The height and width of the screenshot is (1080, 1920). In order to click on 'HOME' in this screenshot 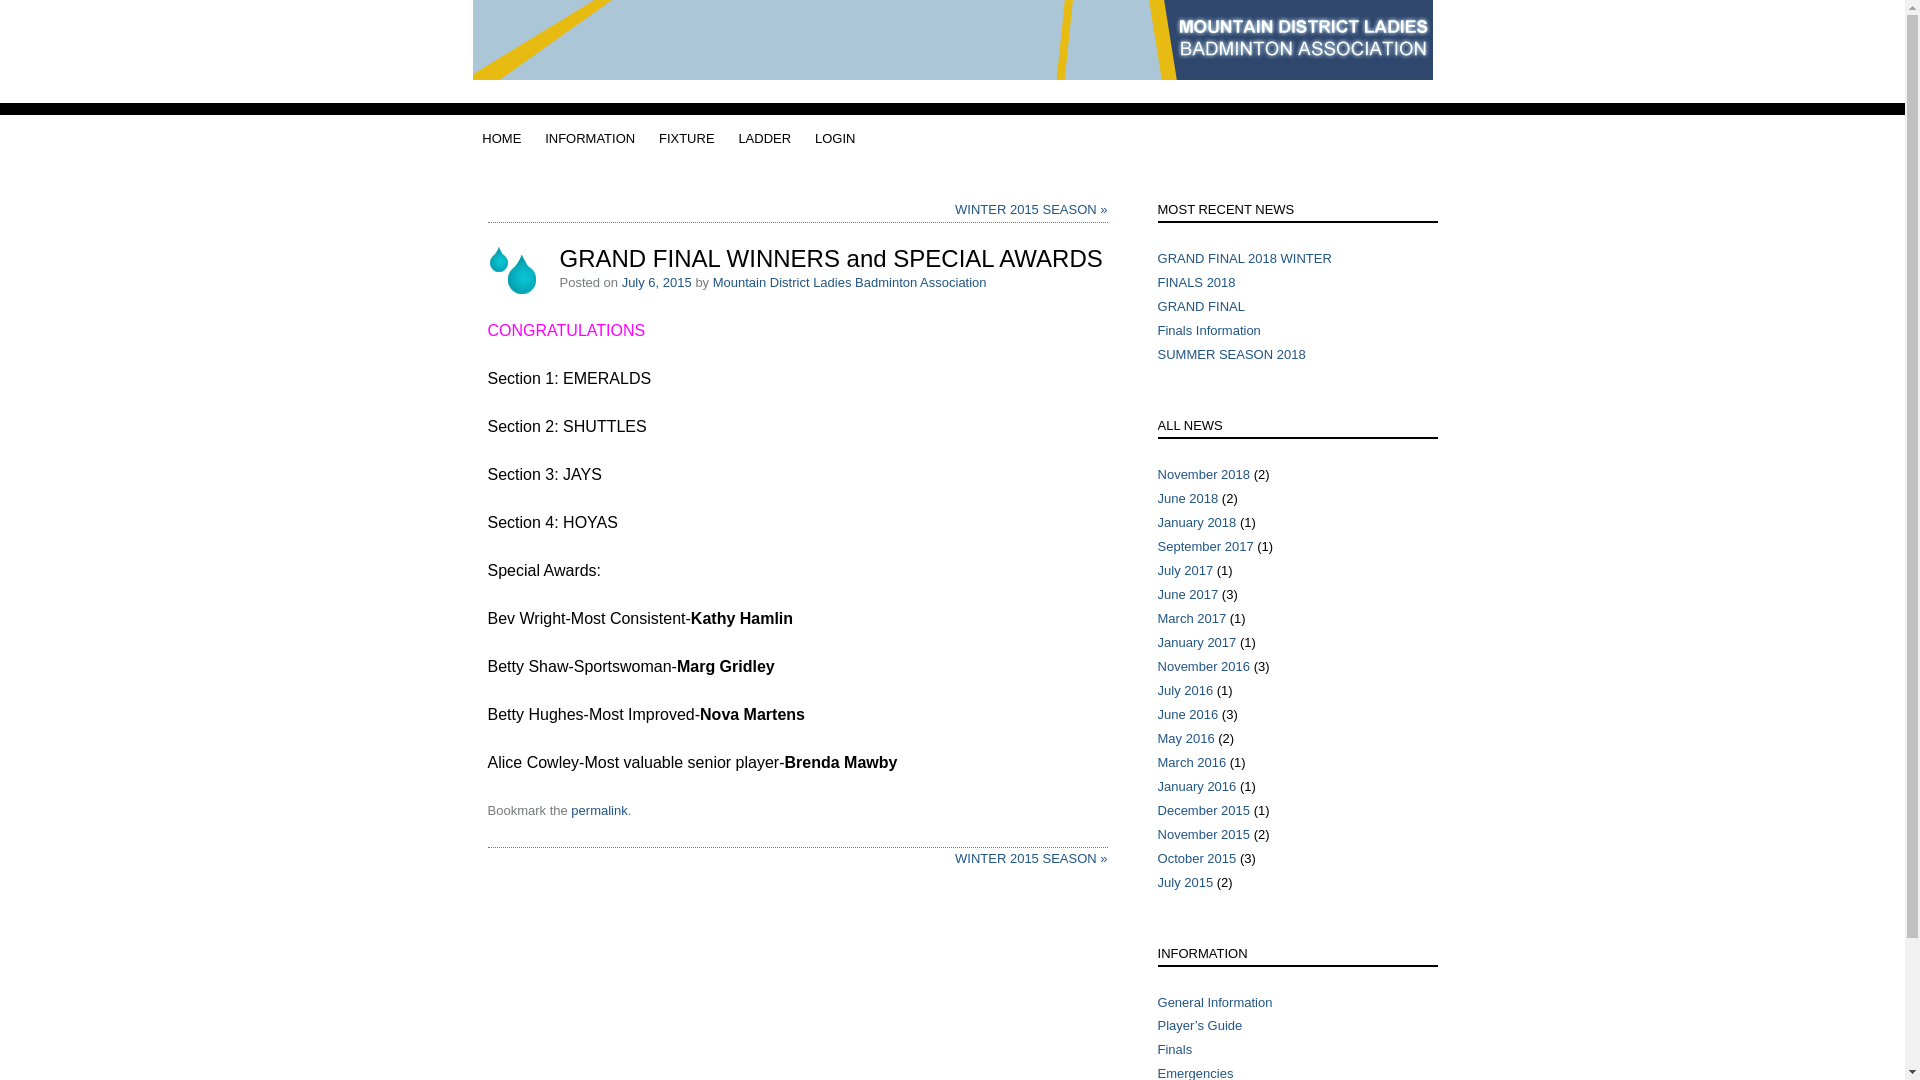, I will do `click(481, 137)`.